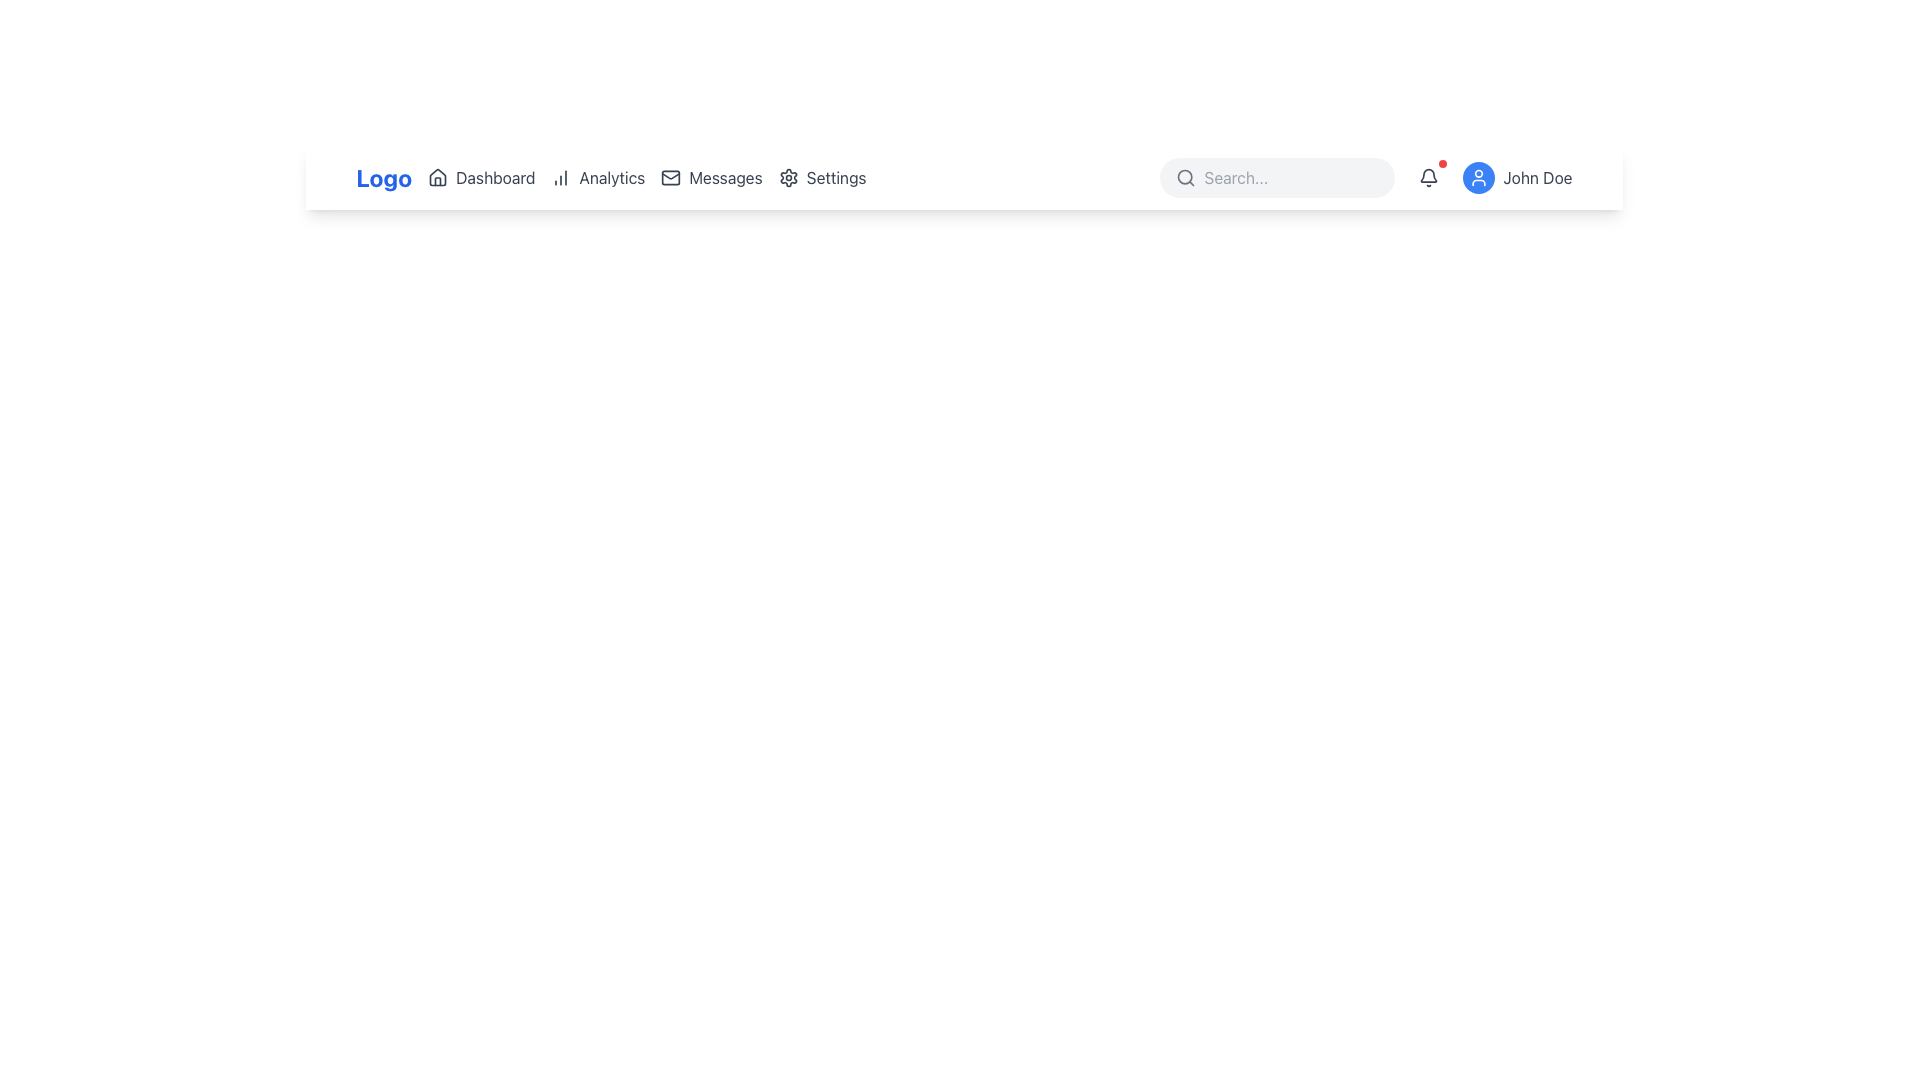 The width and height of the screenshot is (1920, 1080). I want to click on the inner content of the envelope icon located, so click(671, 175).